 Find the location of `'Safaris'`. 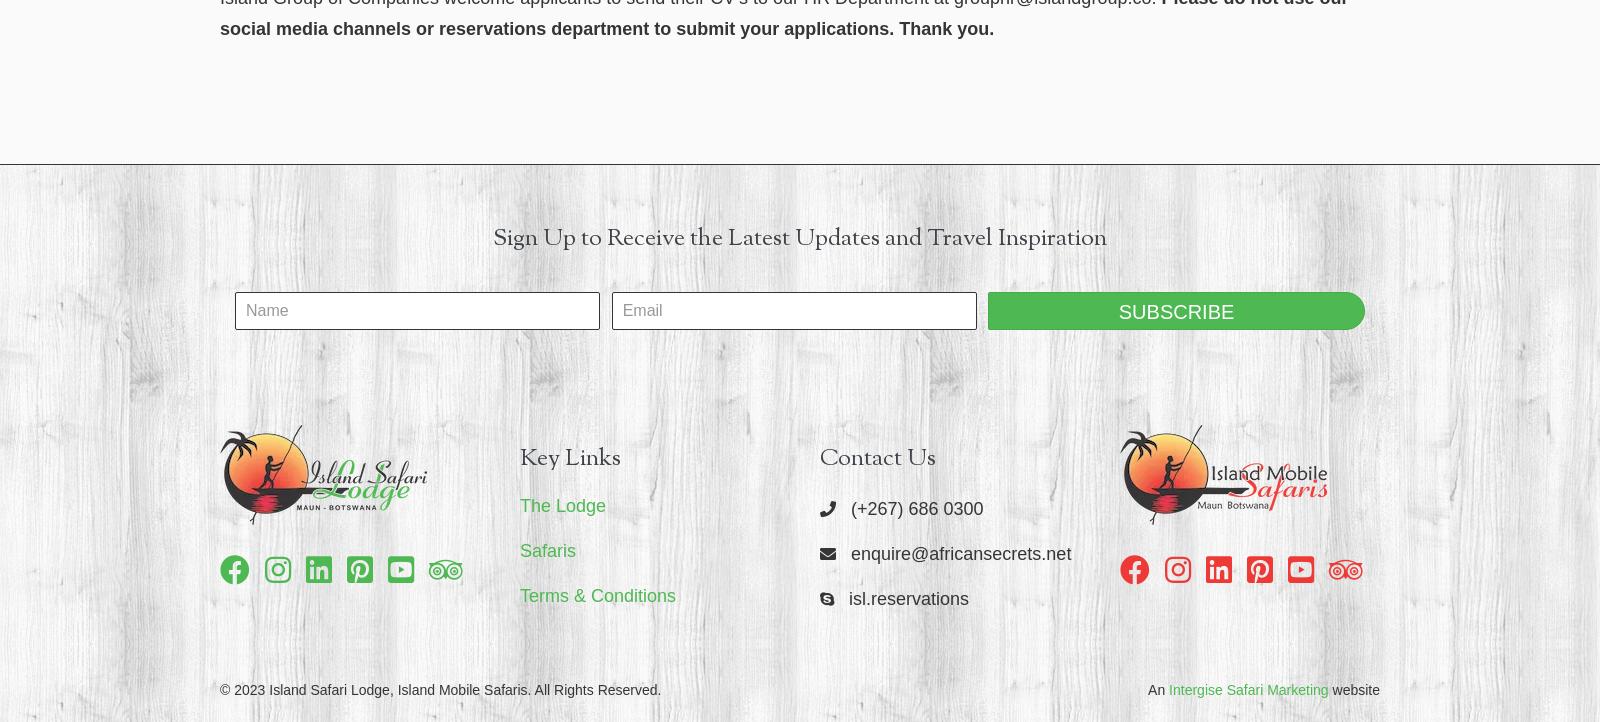

'Safaris' is located at coordinates (547, 549).